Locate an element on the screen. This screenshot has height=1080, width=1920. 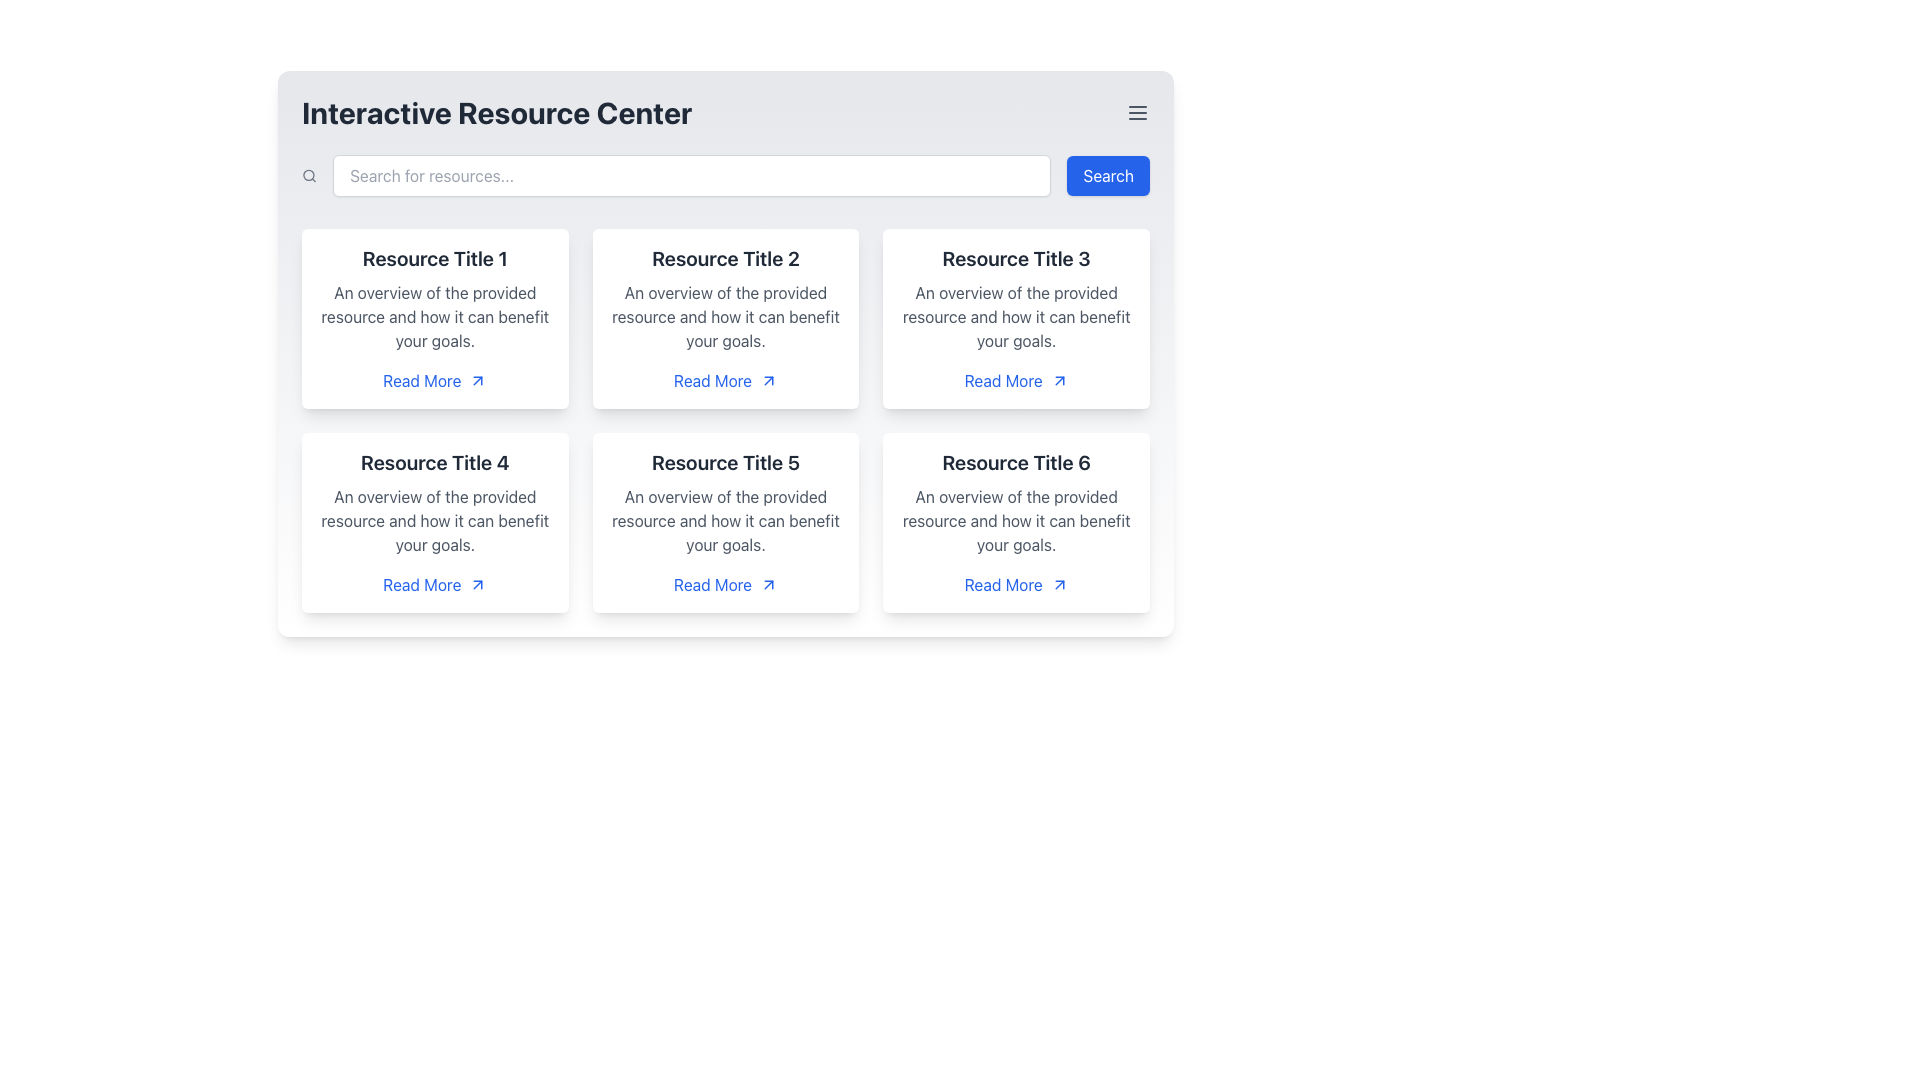
text block providing a concise summary about 'Resource Title 1', which is located directly below its title and above the 'Read More' link in the leftmost card of the top row is located at coordinates (434, 315).